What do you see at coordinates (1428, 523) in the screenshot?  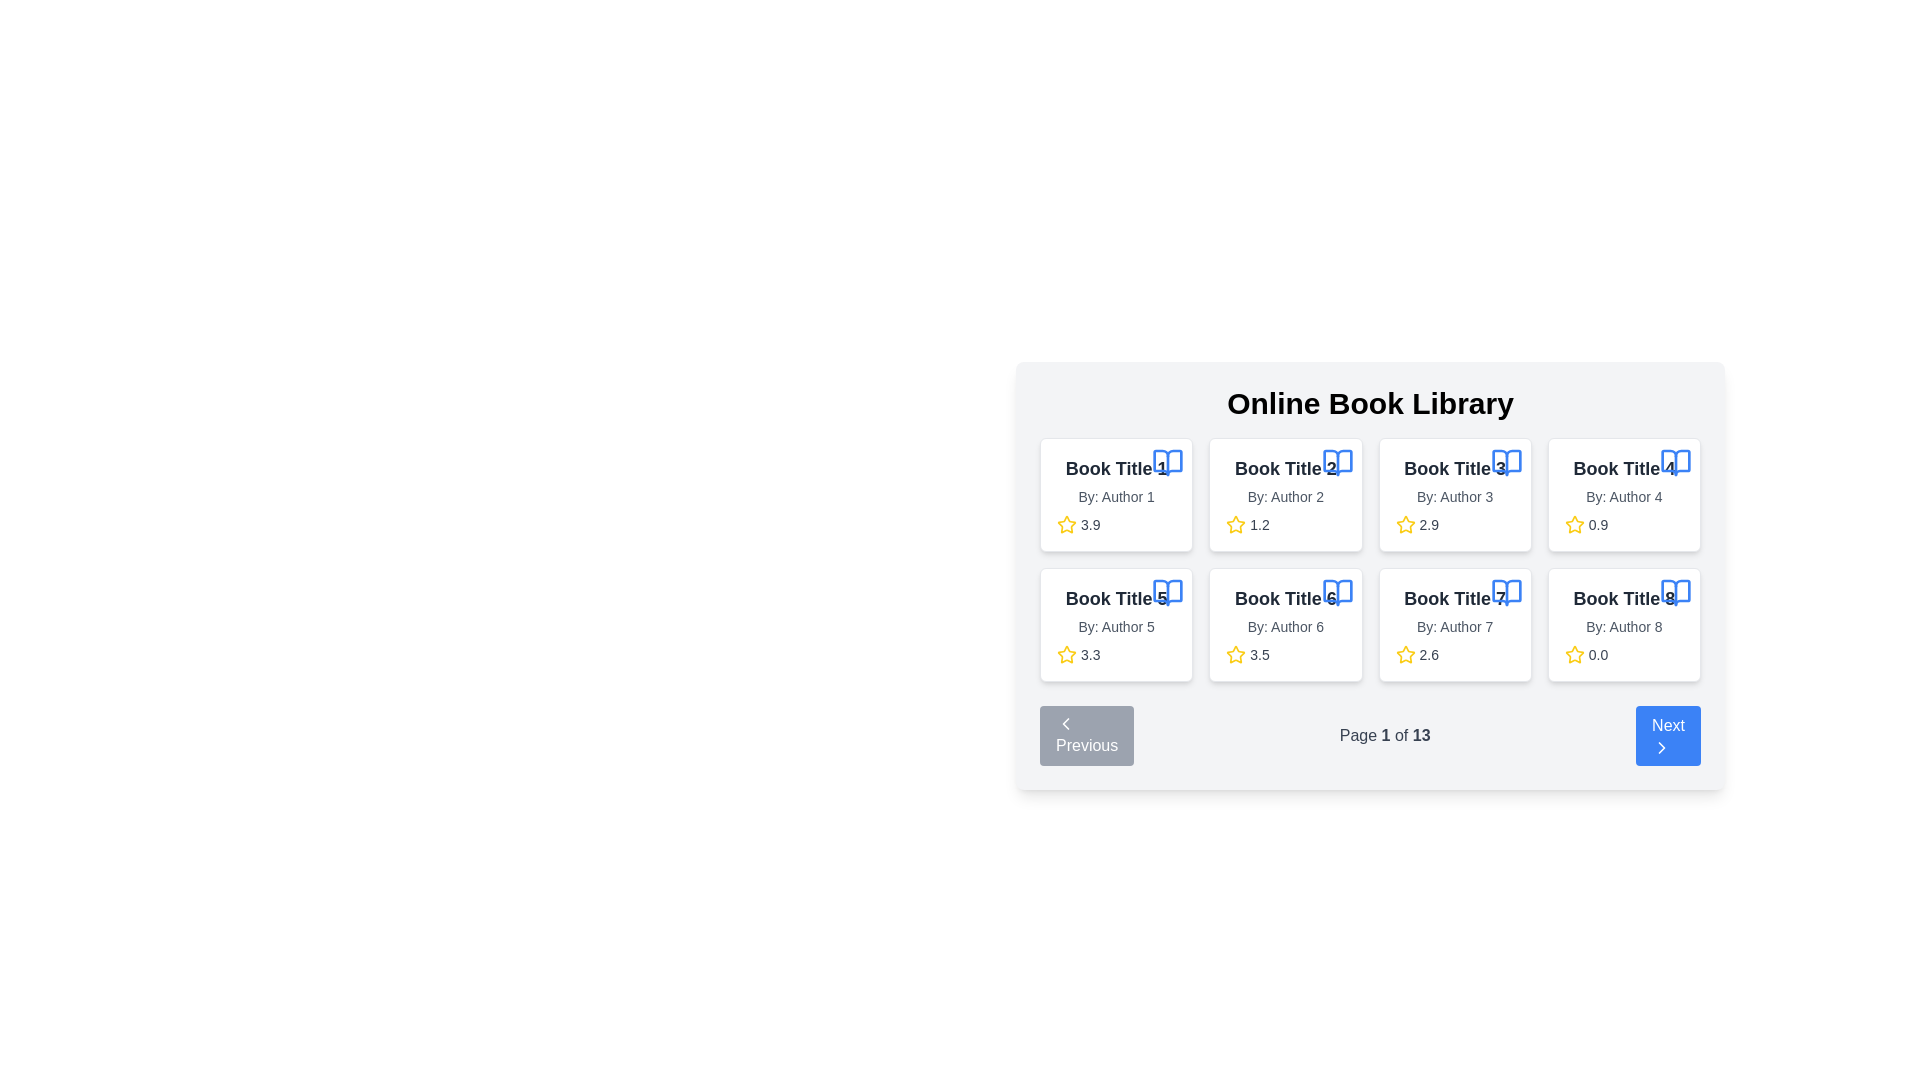 I see `the text label displaying the numerical value '2.9', which is positioned to the right of the yellow star icon in the bottom section of the card for 'Book Title 7'` at bounding box center [1428, 523].